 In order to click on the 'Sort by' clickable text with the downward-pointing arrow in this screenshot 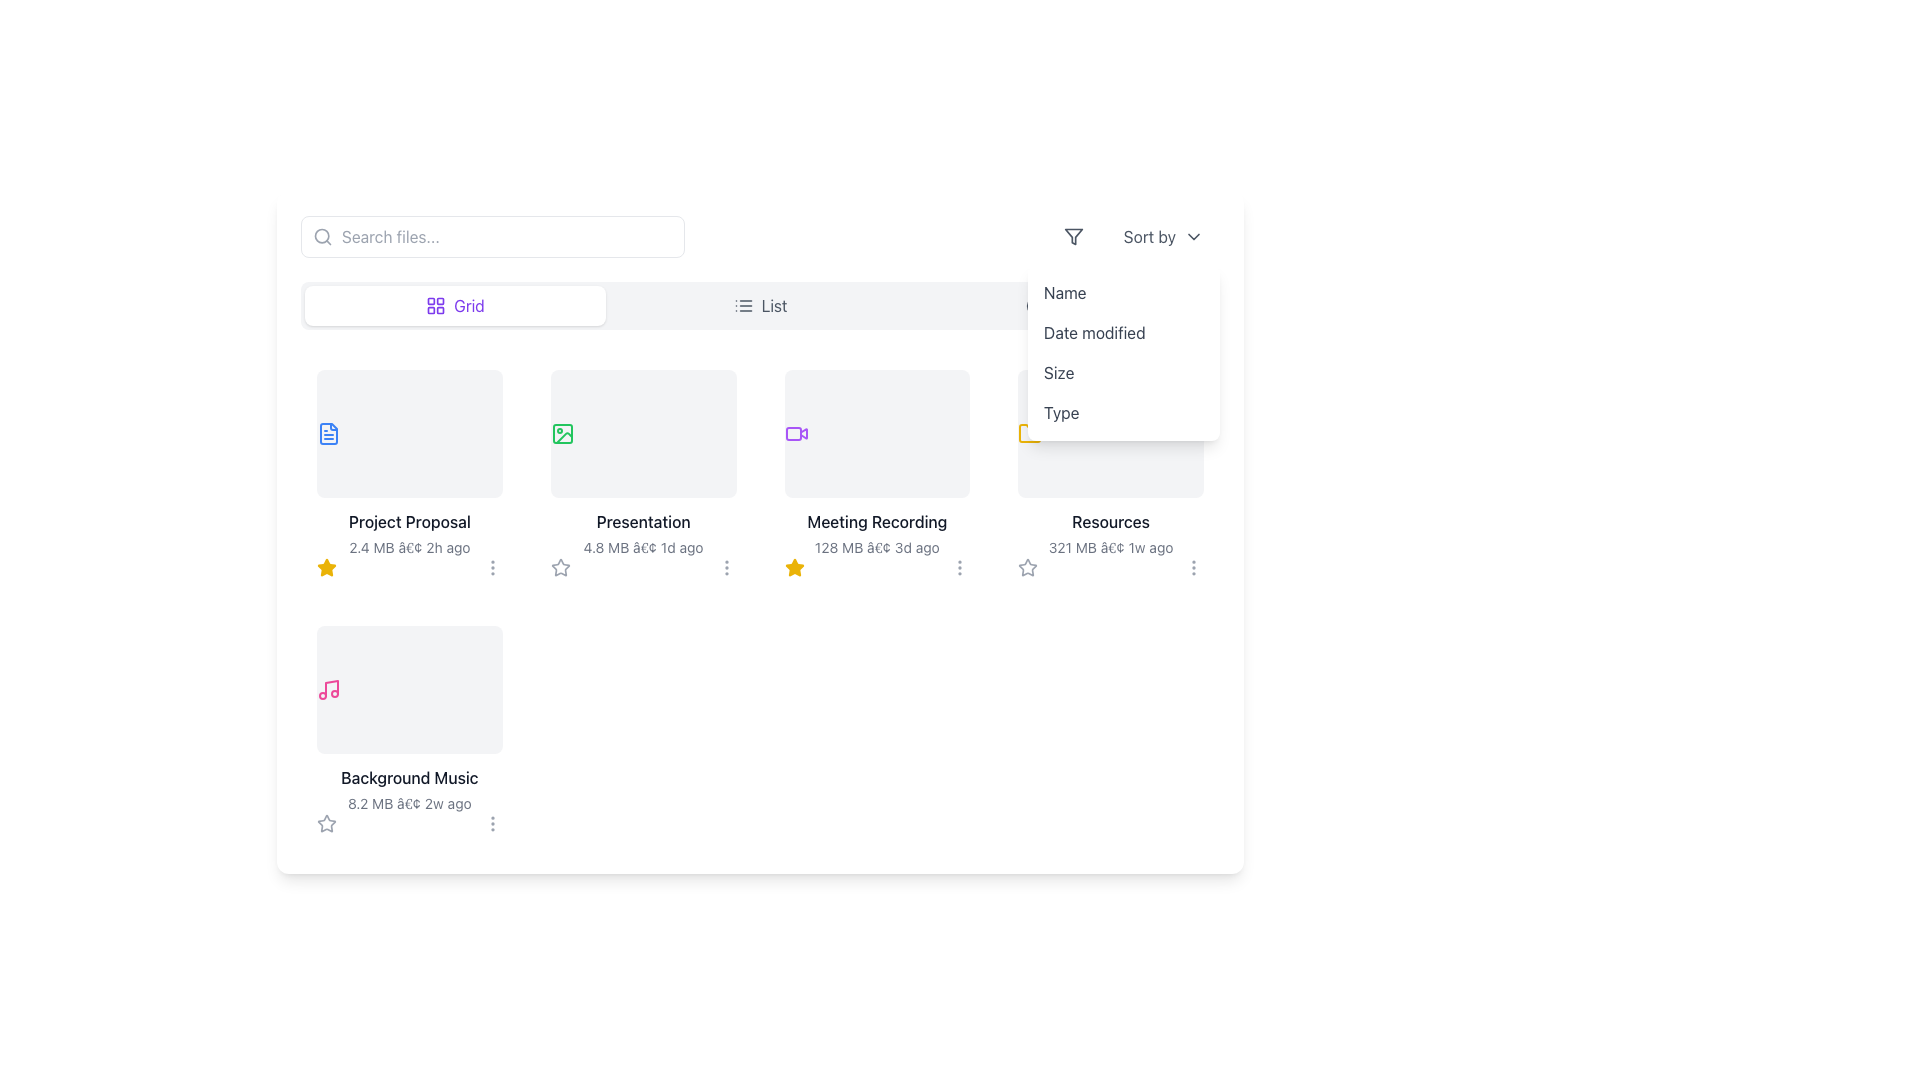, I will do `click(1163, 235)`.